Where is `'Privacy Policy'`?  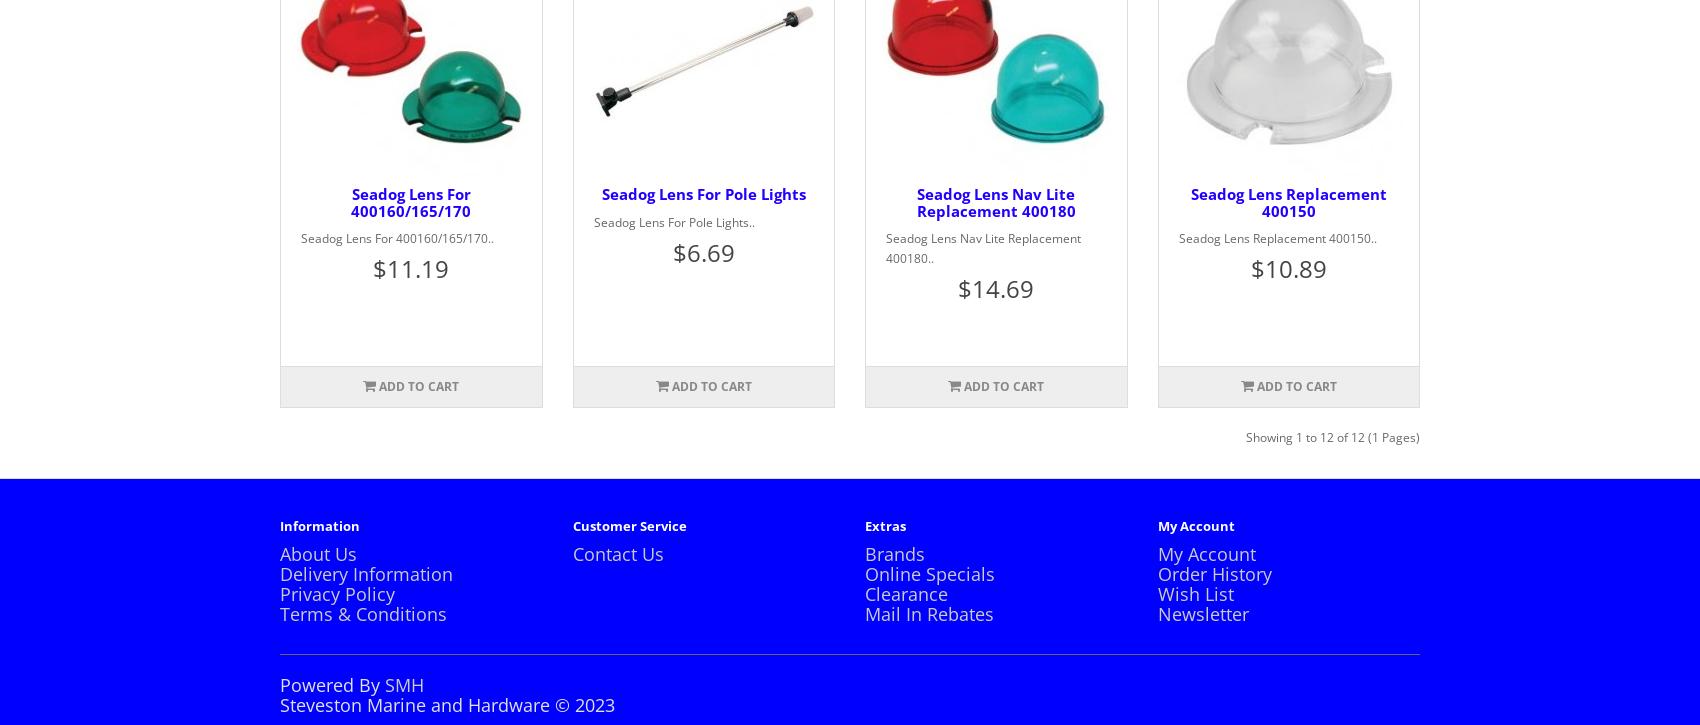
'Privacy Policy' is located at coordinates (336, 592).